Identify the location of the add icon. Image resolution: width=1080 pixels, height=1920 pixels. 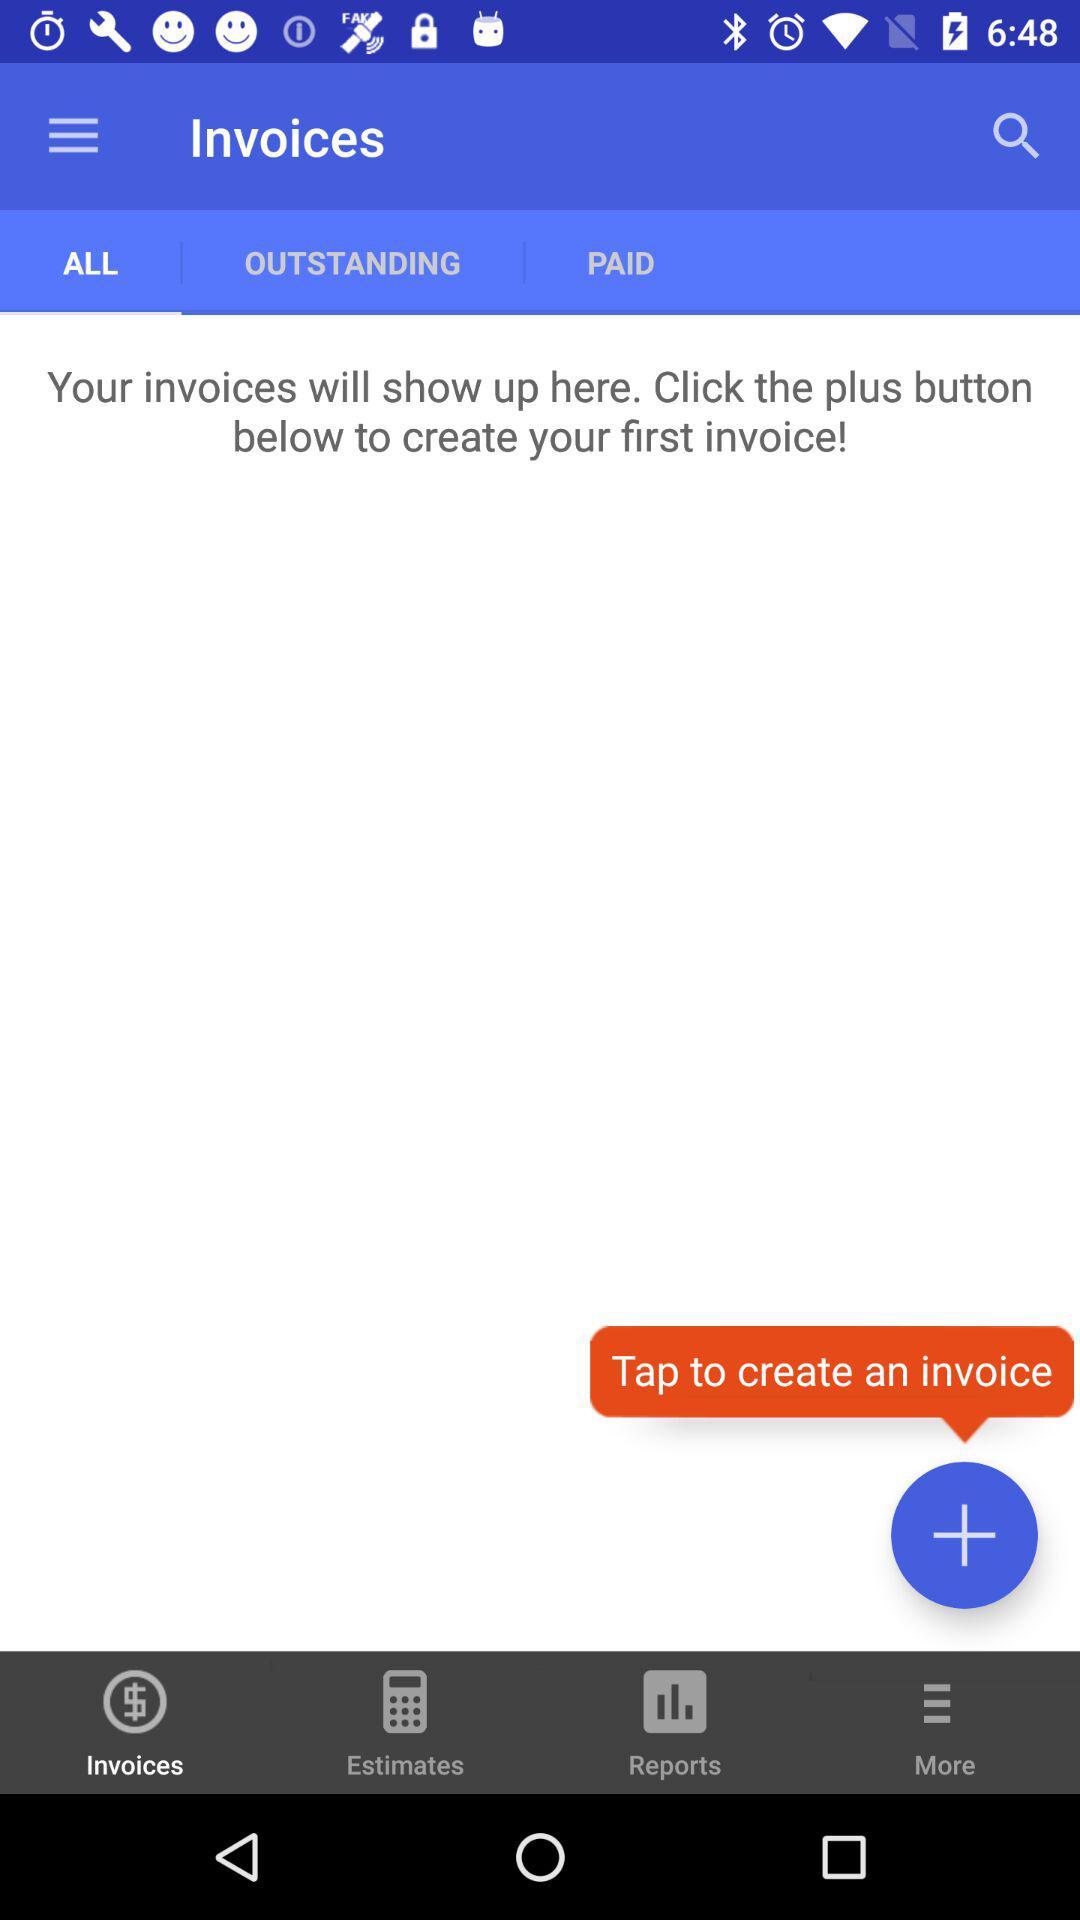
(963, 1534).